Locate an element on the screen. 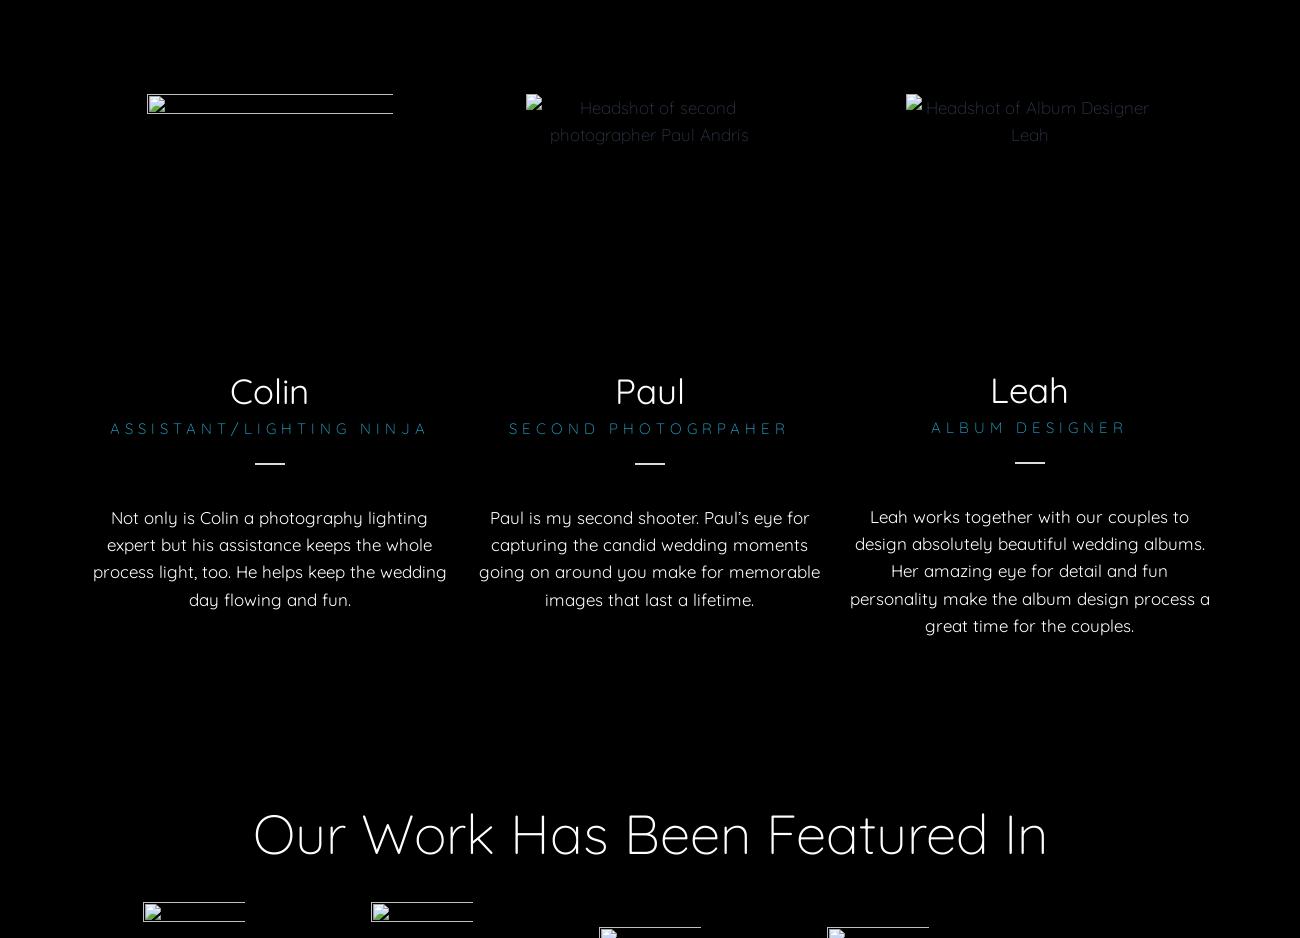  'Assistant/Lighting Ninja' is located at coordinates (267, 428).